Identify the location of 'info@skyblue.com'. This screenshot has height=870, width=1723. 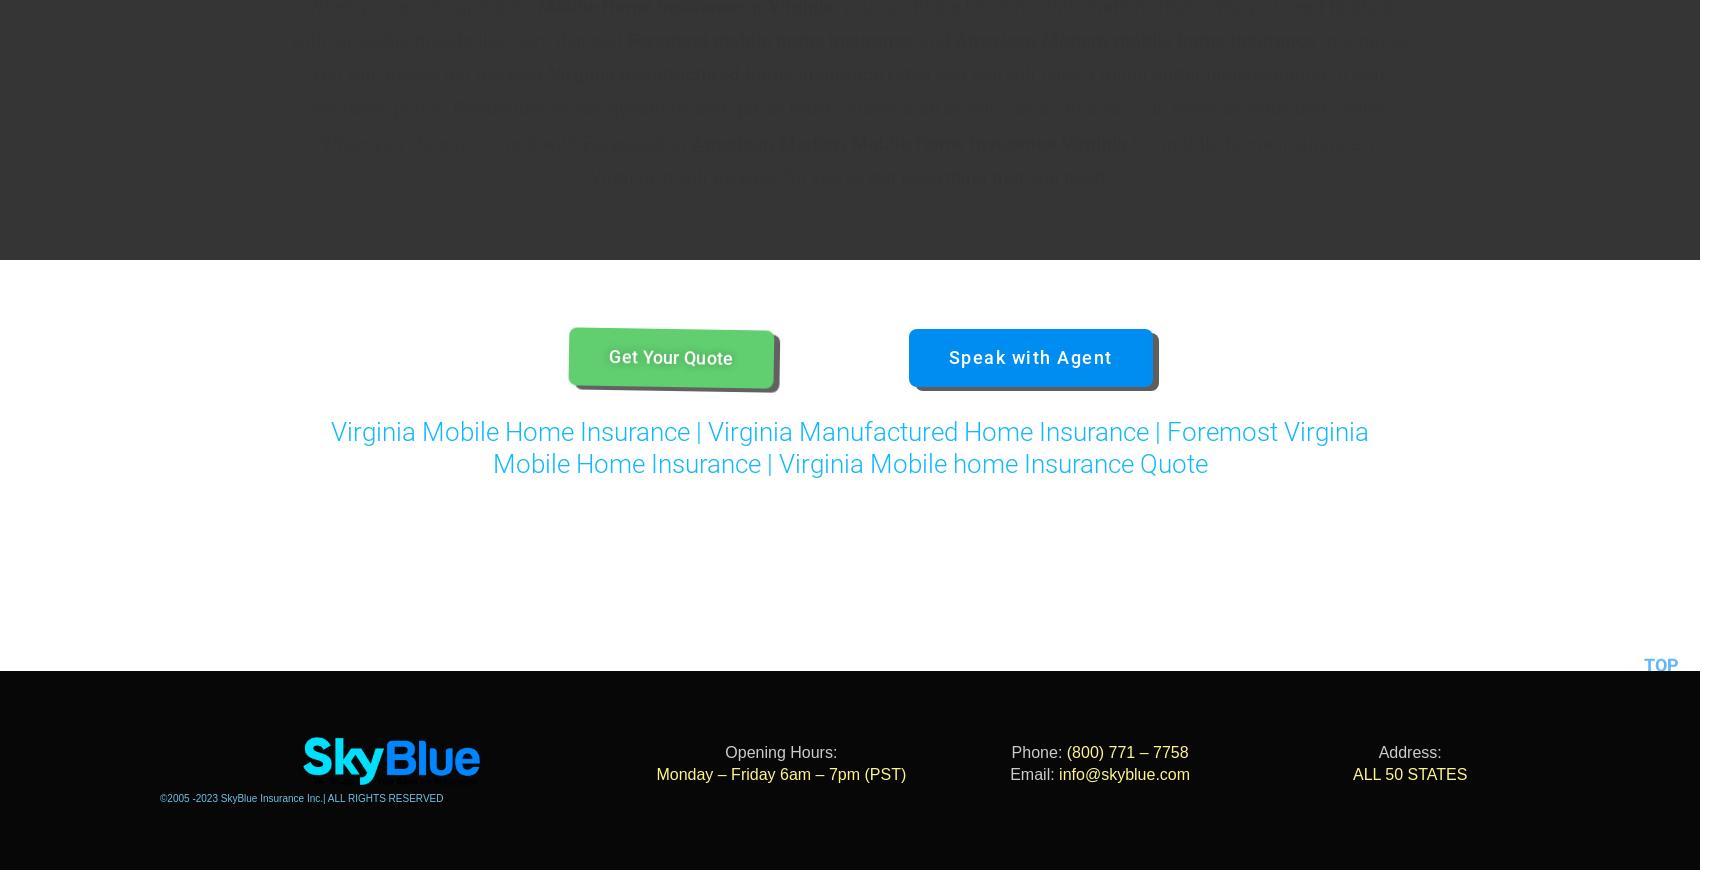
(1124, 773).